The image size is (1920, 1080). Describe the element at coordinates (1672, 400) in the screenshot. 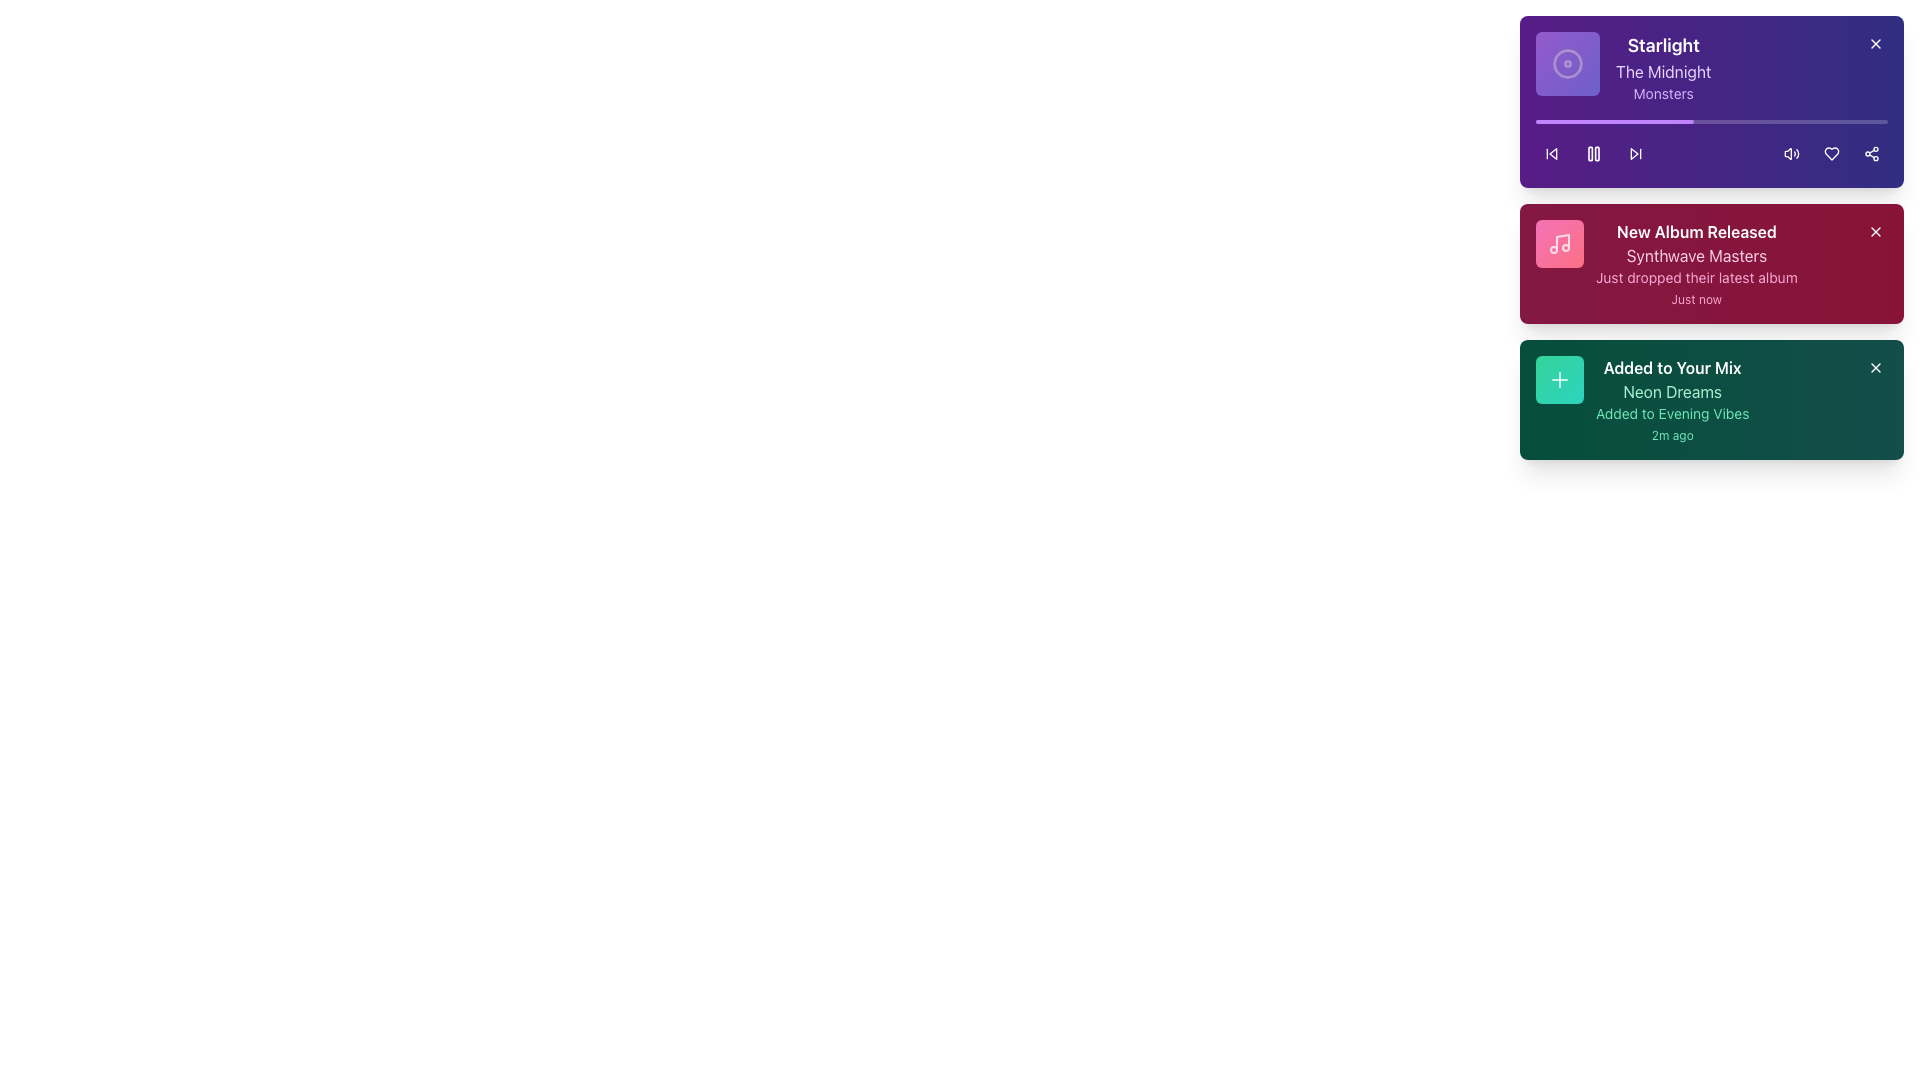

I see `text content displayed in the notification Text block located in the bottom card of the right stack, next to the green square icon with a plus sign` at that location.